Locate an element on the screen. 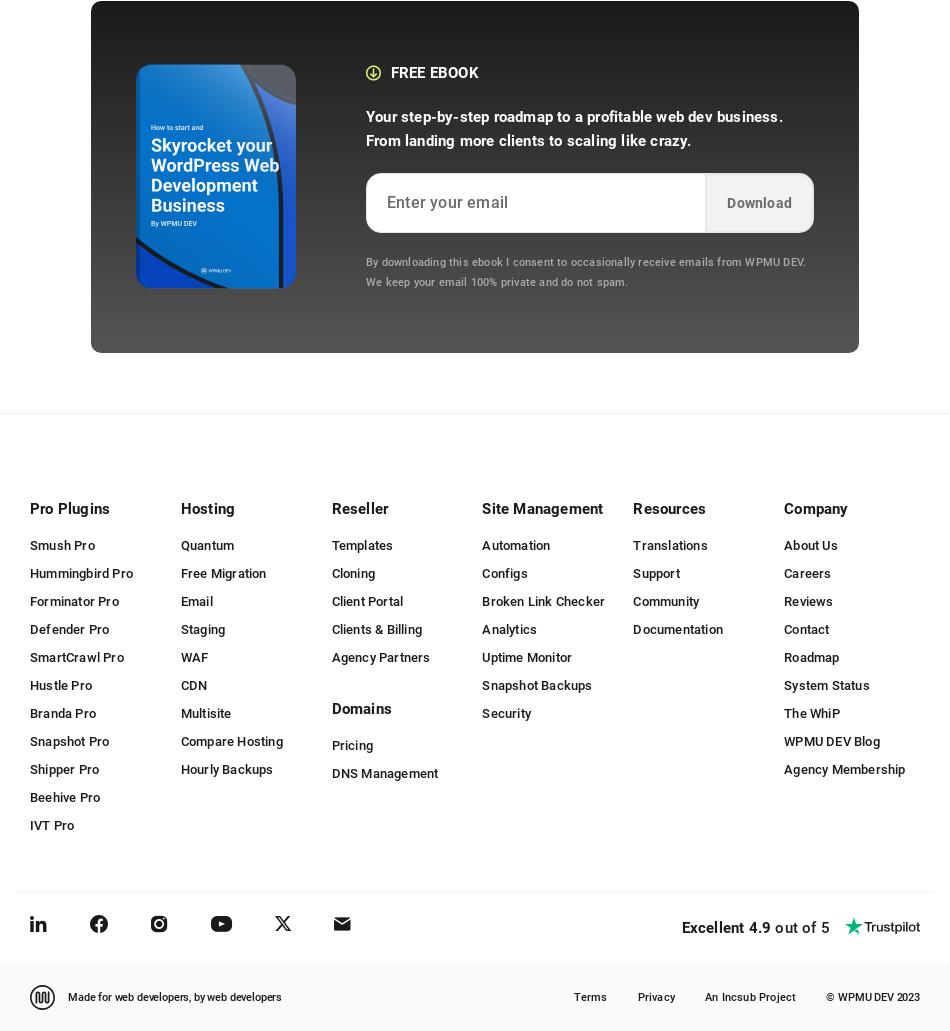  'An Incsub Project' is located at coordinates (749, 995).